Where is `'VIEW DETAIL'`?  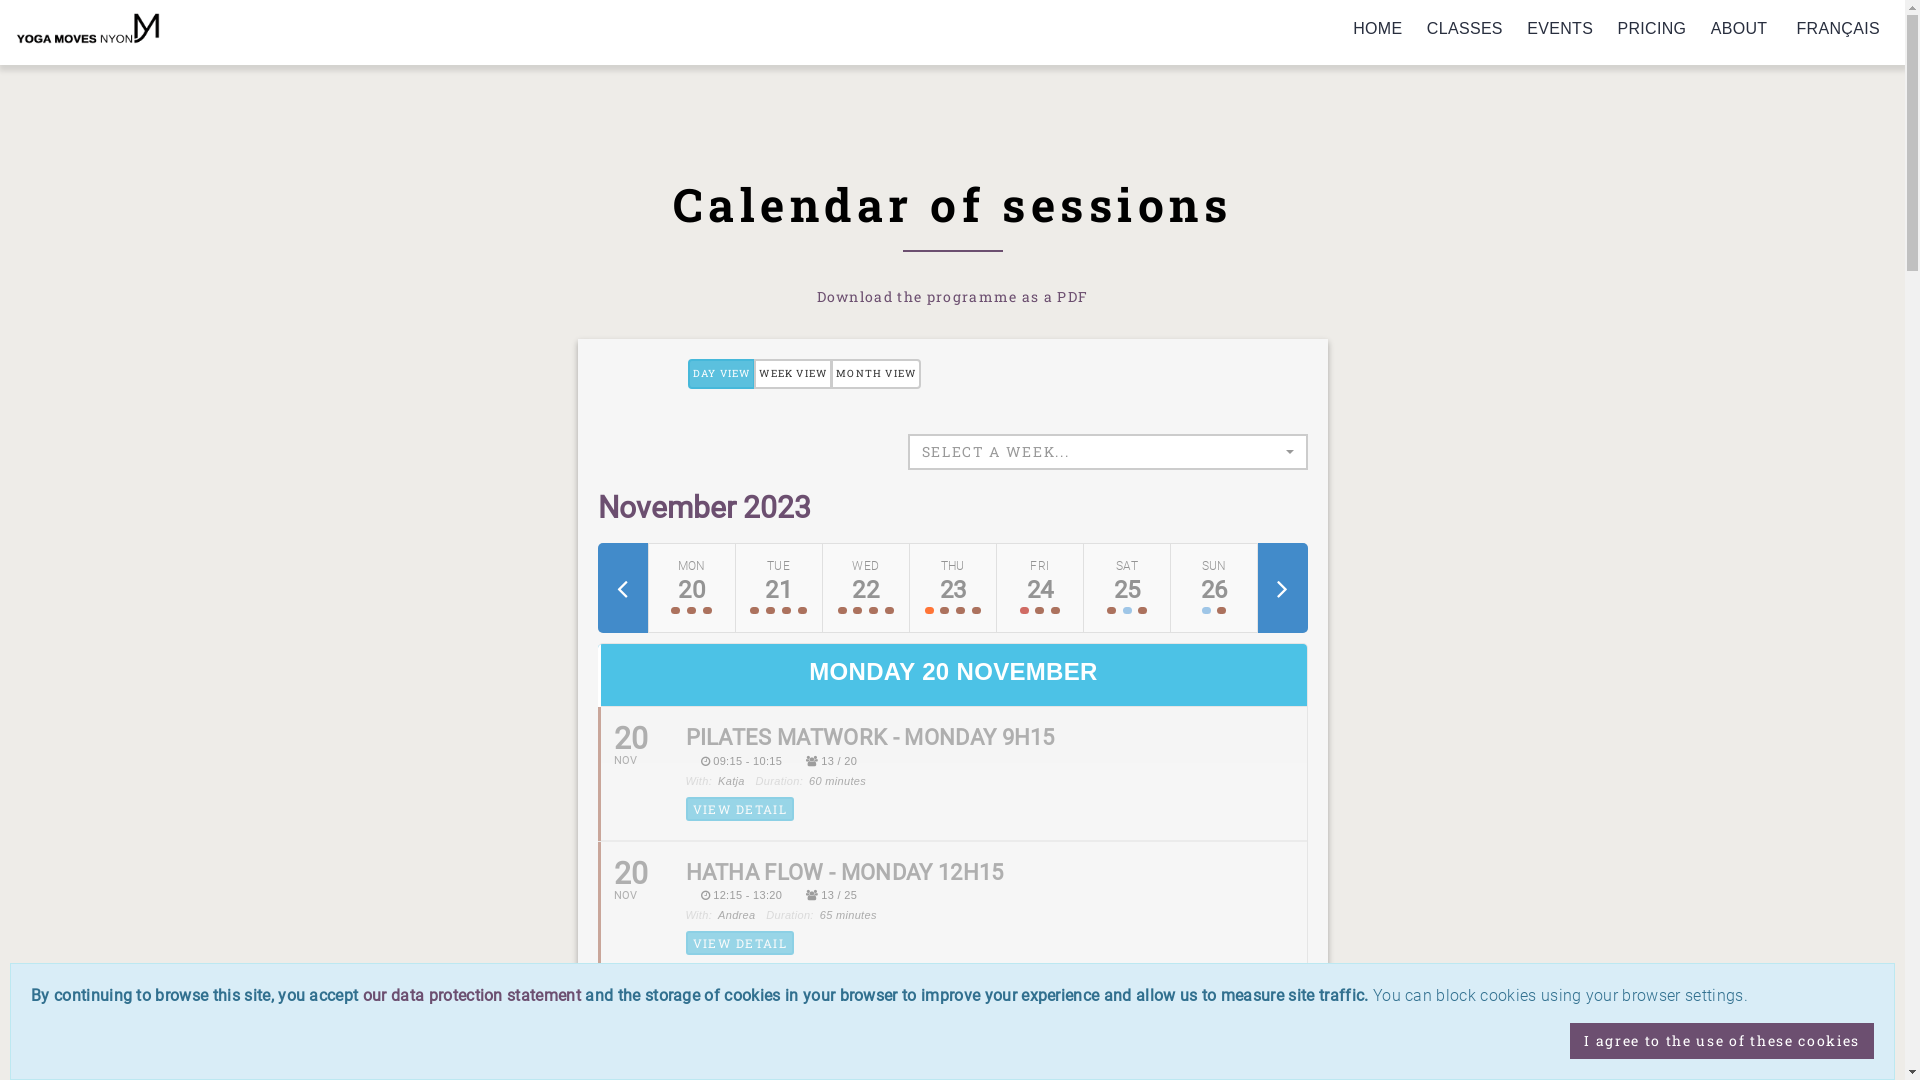
'VIEW DETAIL' is located at coordinates (739, 808).